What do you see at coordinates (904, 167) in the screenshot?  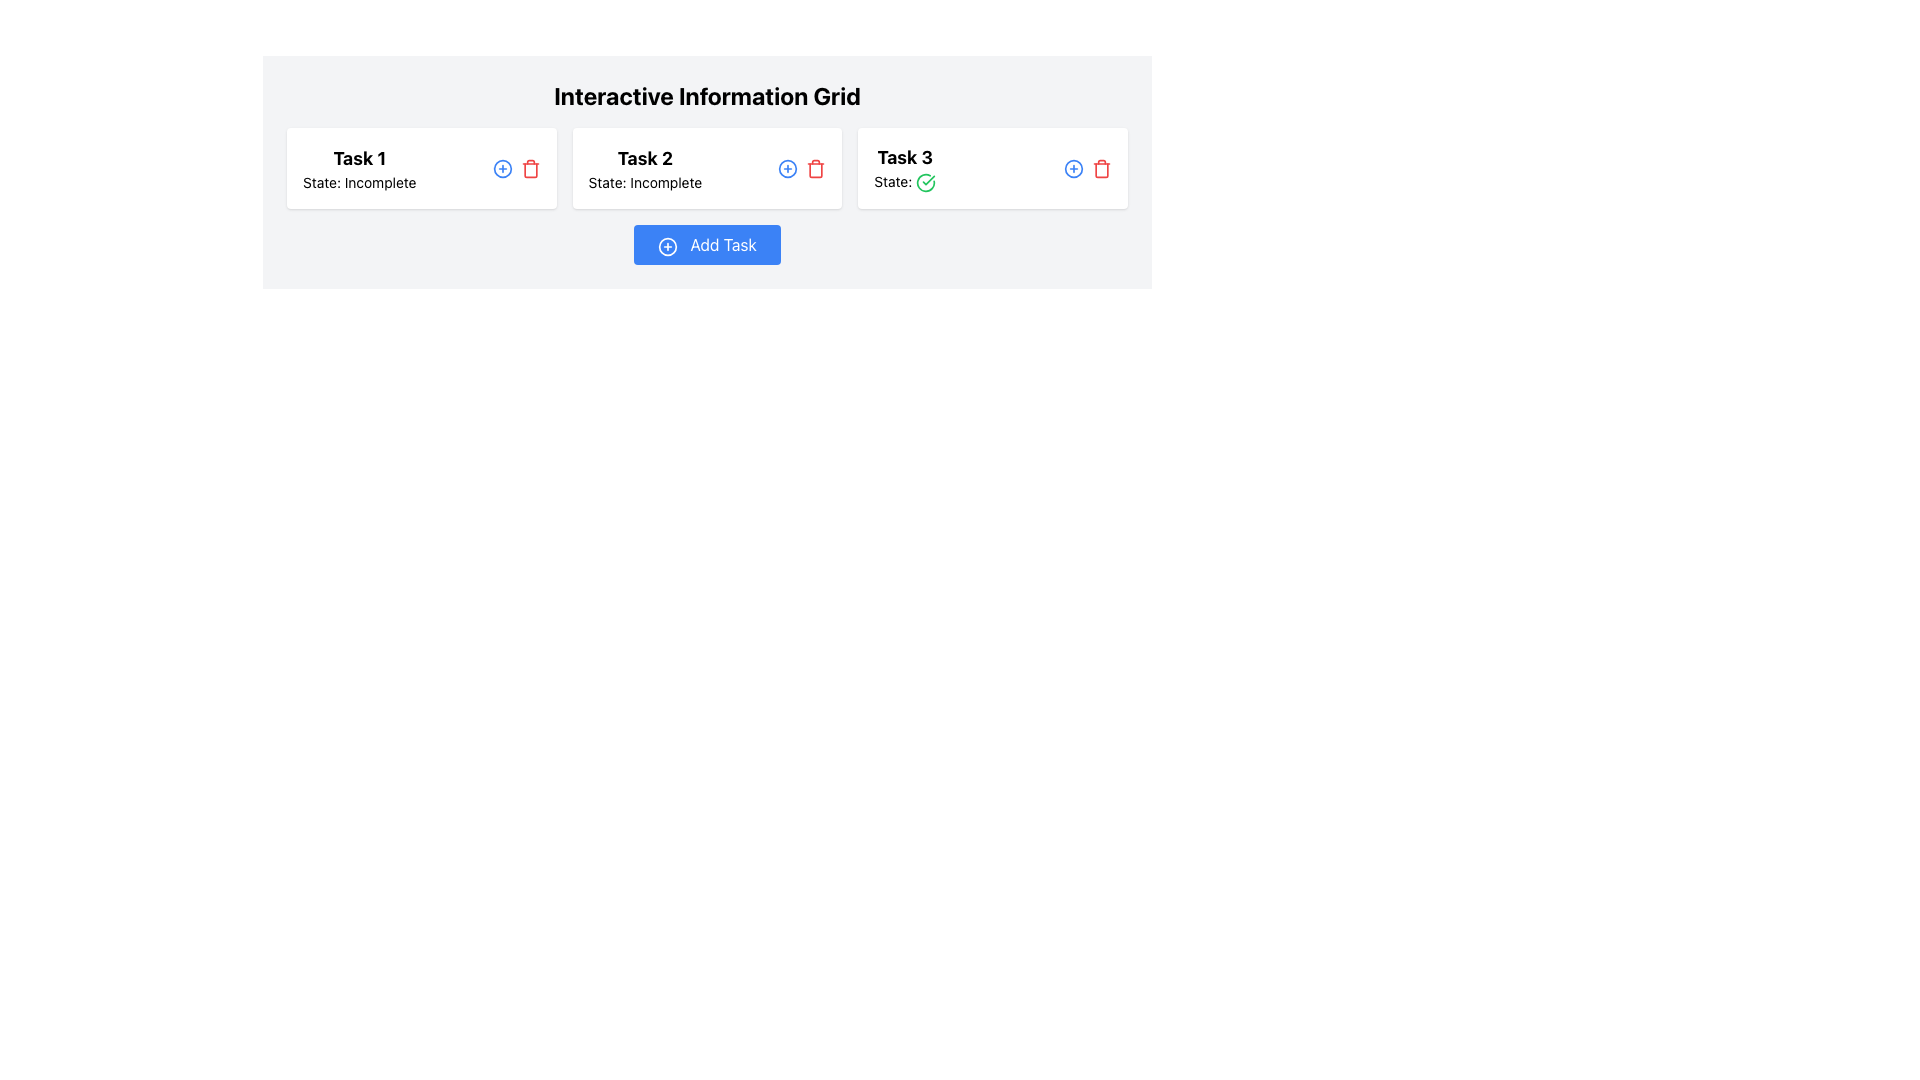 I see `the 'Task 3' text label to potentially see a tooltip, which is located at the top-left corner of the third task card in the grid layout` at bounding box center [904, 167].